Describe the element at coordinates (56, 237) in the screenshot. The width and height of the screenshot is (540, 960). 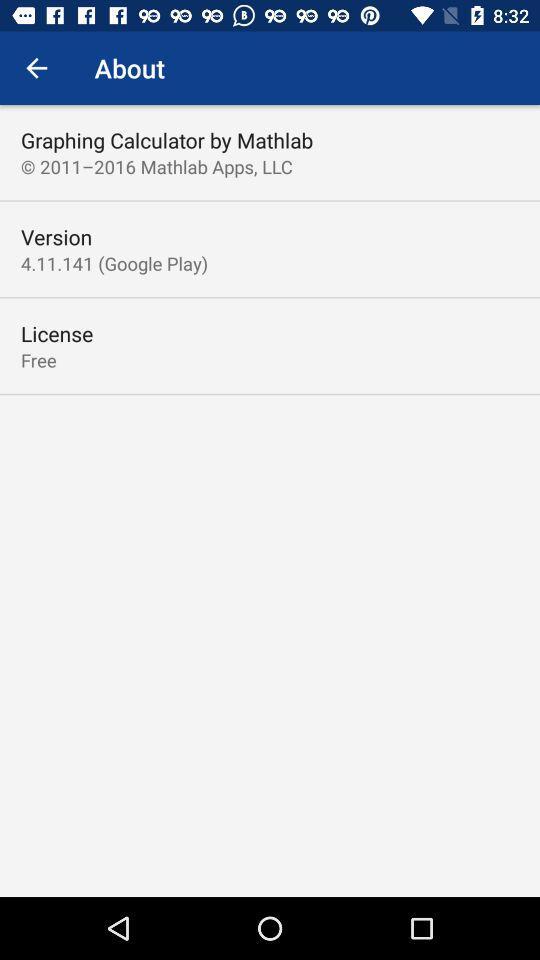
I see `the version icon` at that location.